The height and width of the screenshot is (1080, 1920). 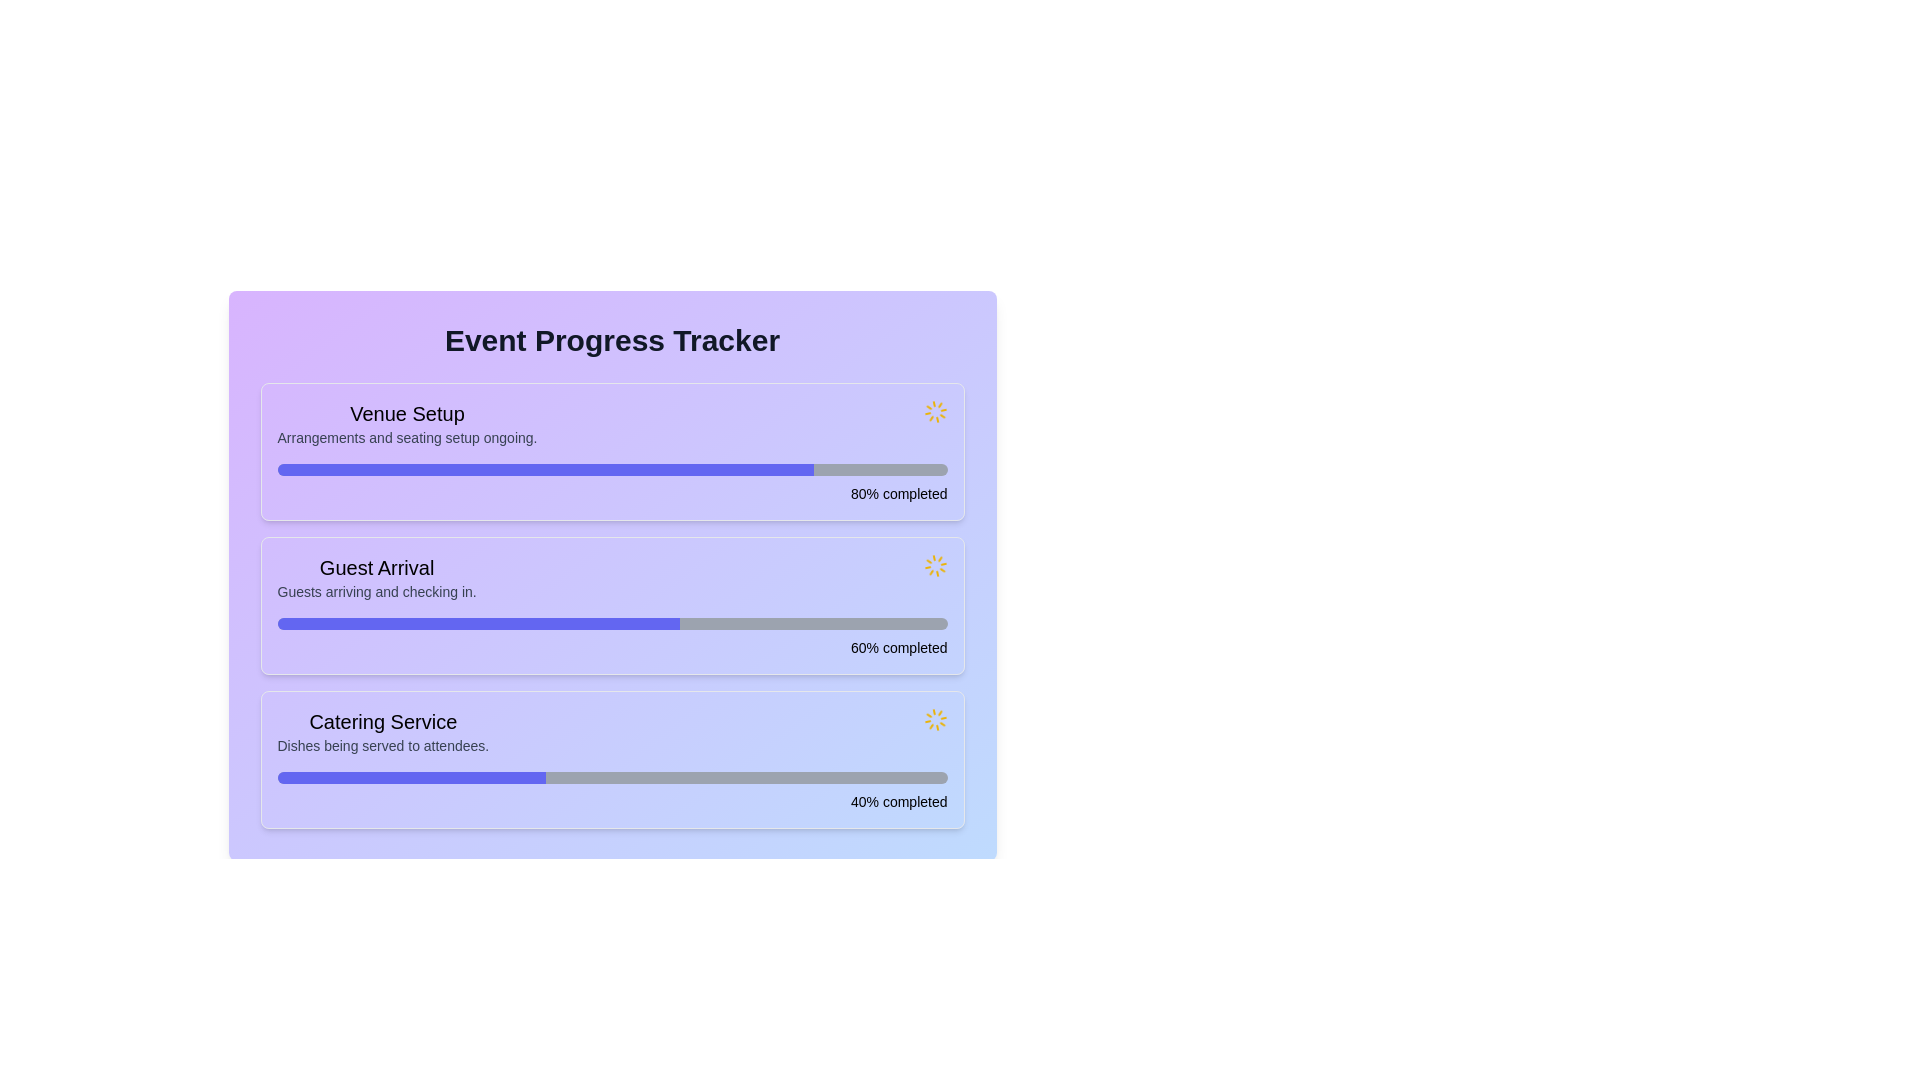 I want to click on the animation of the loader or progress indicator located in the upper-right corner of the 'Venue Setup' progress section, positioned to the right of the progress bar and completion text, so click(x=934, y=411).